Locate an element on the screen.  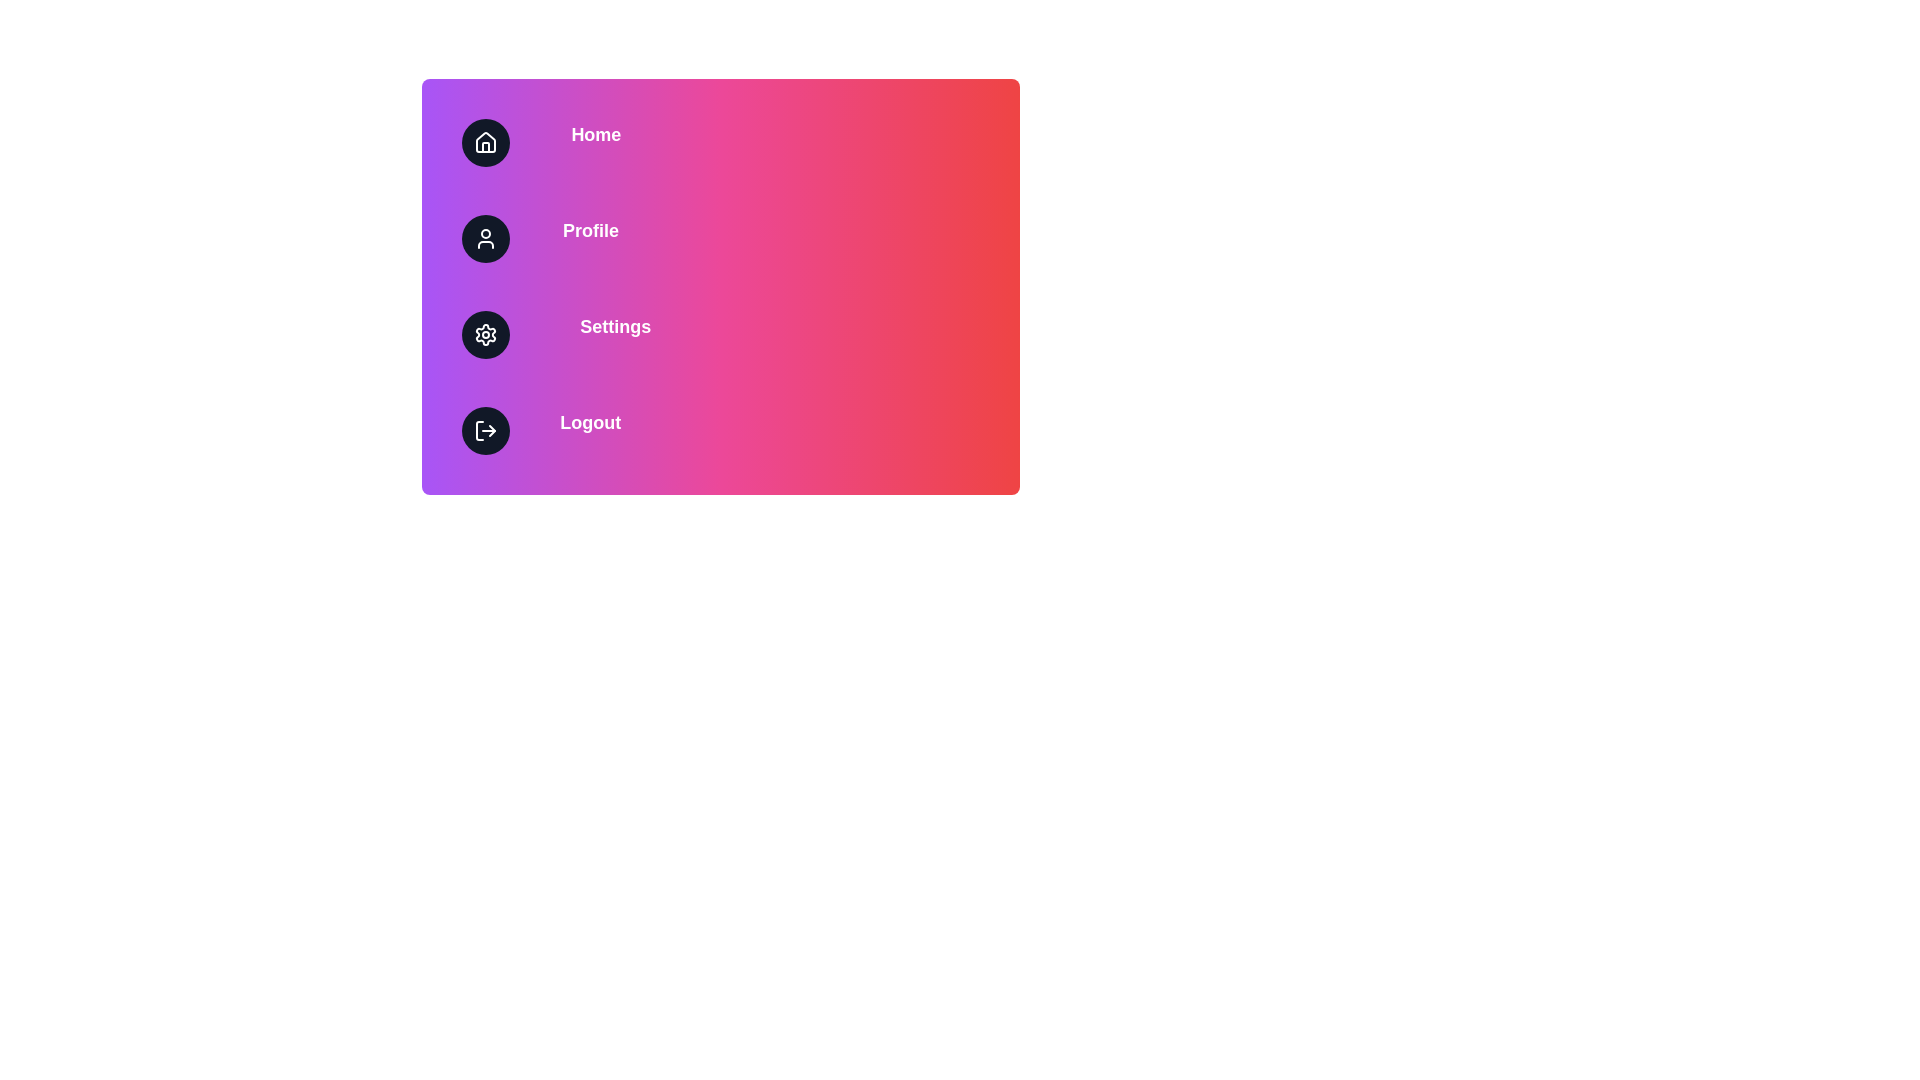
the menu item labeled Settings to perform its associated action is located at coordinates (720, 334).